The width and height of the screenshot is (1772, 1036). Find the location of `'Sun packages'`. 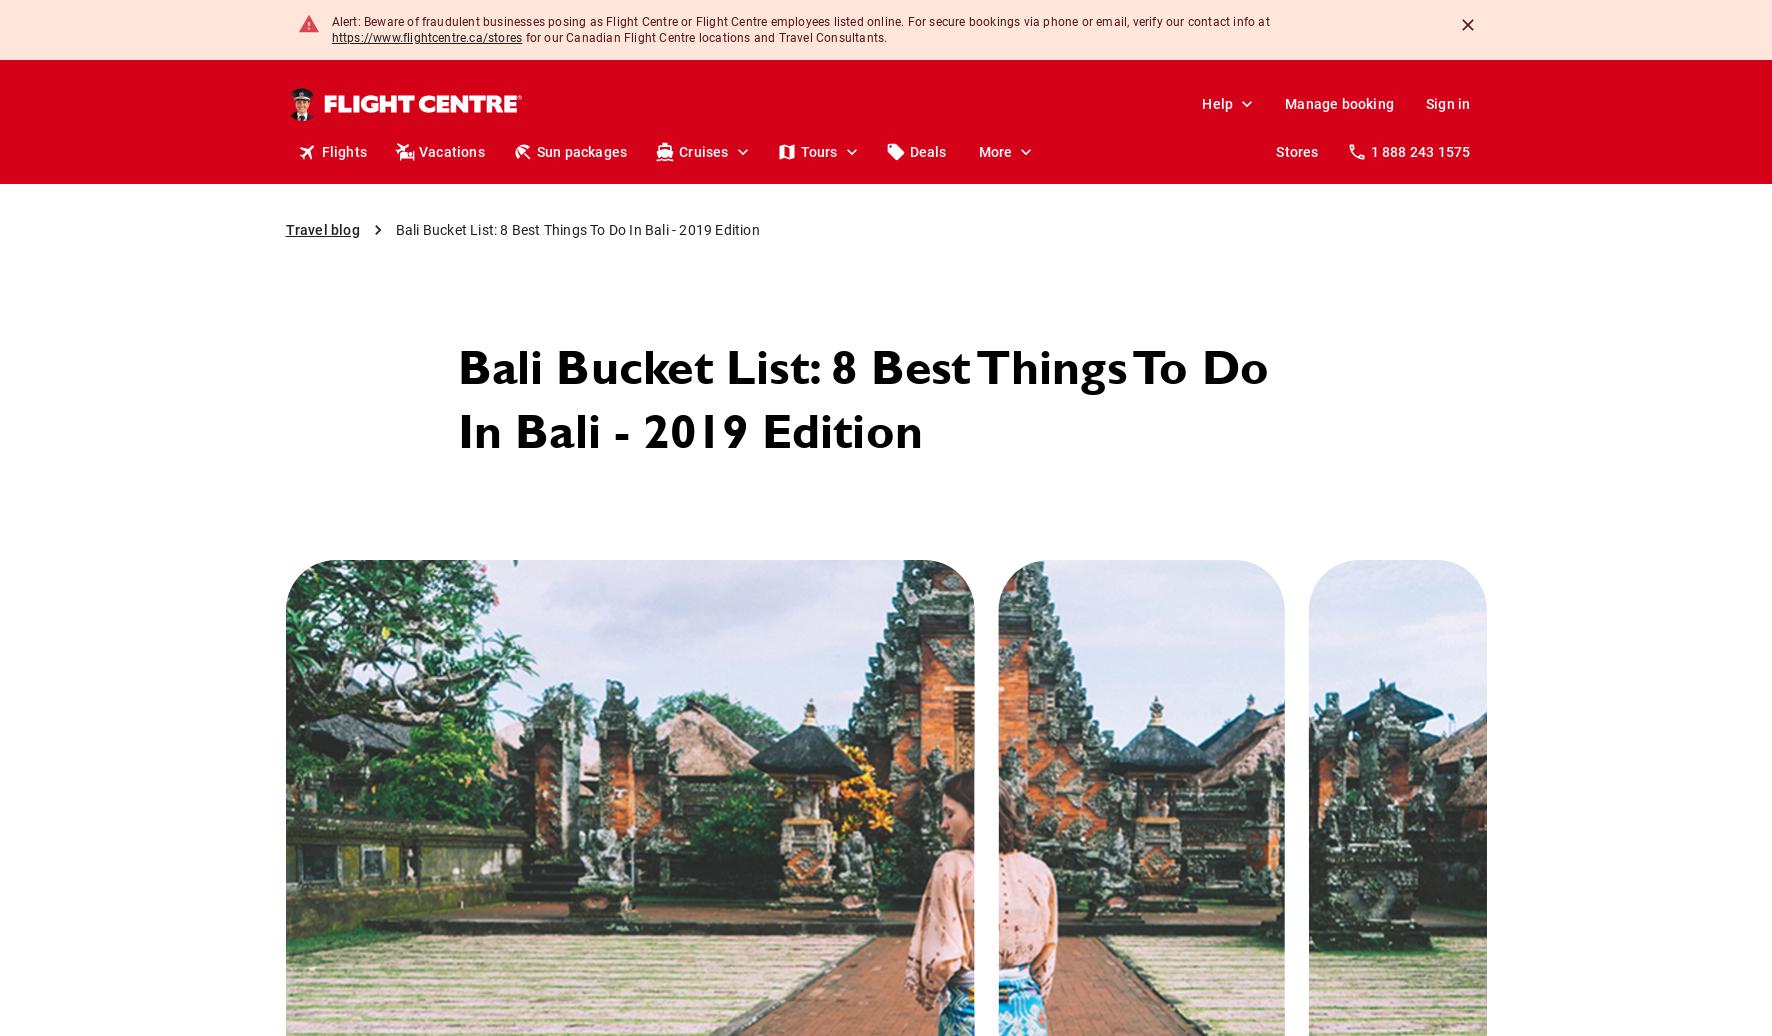

'Sun packages' is located at coordinates (535, 151).